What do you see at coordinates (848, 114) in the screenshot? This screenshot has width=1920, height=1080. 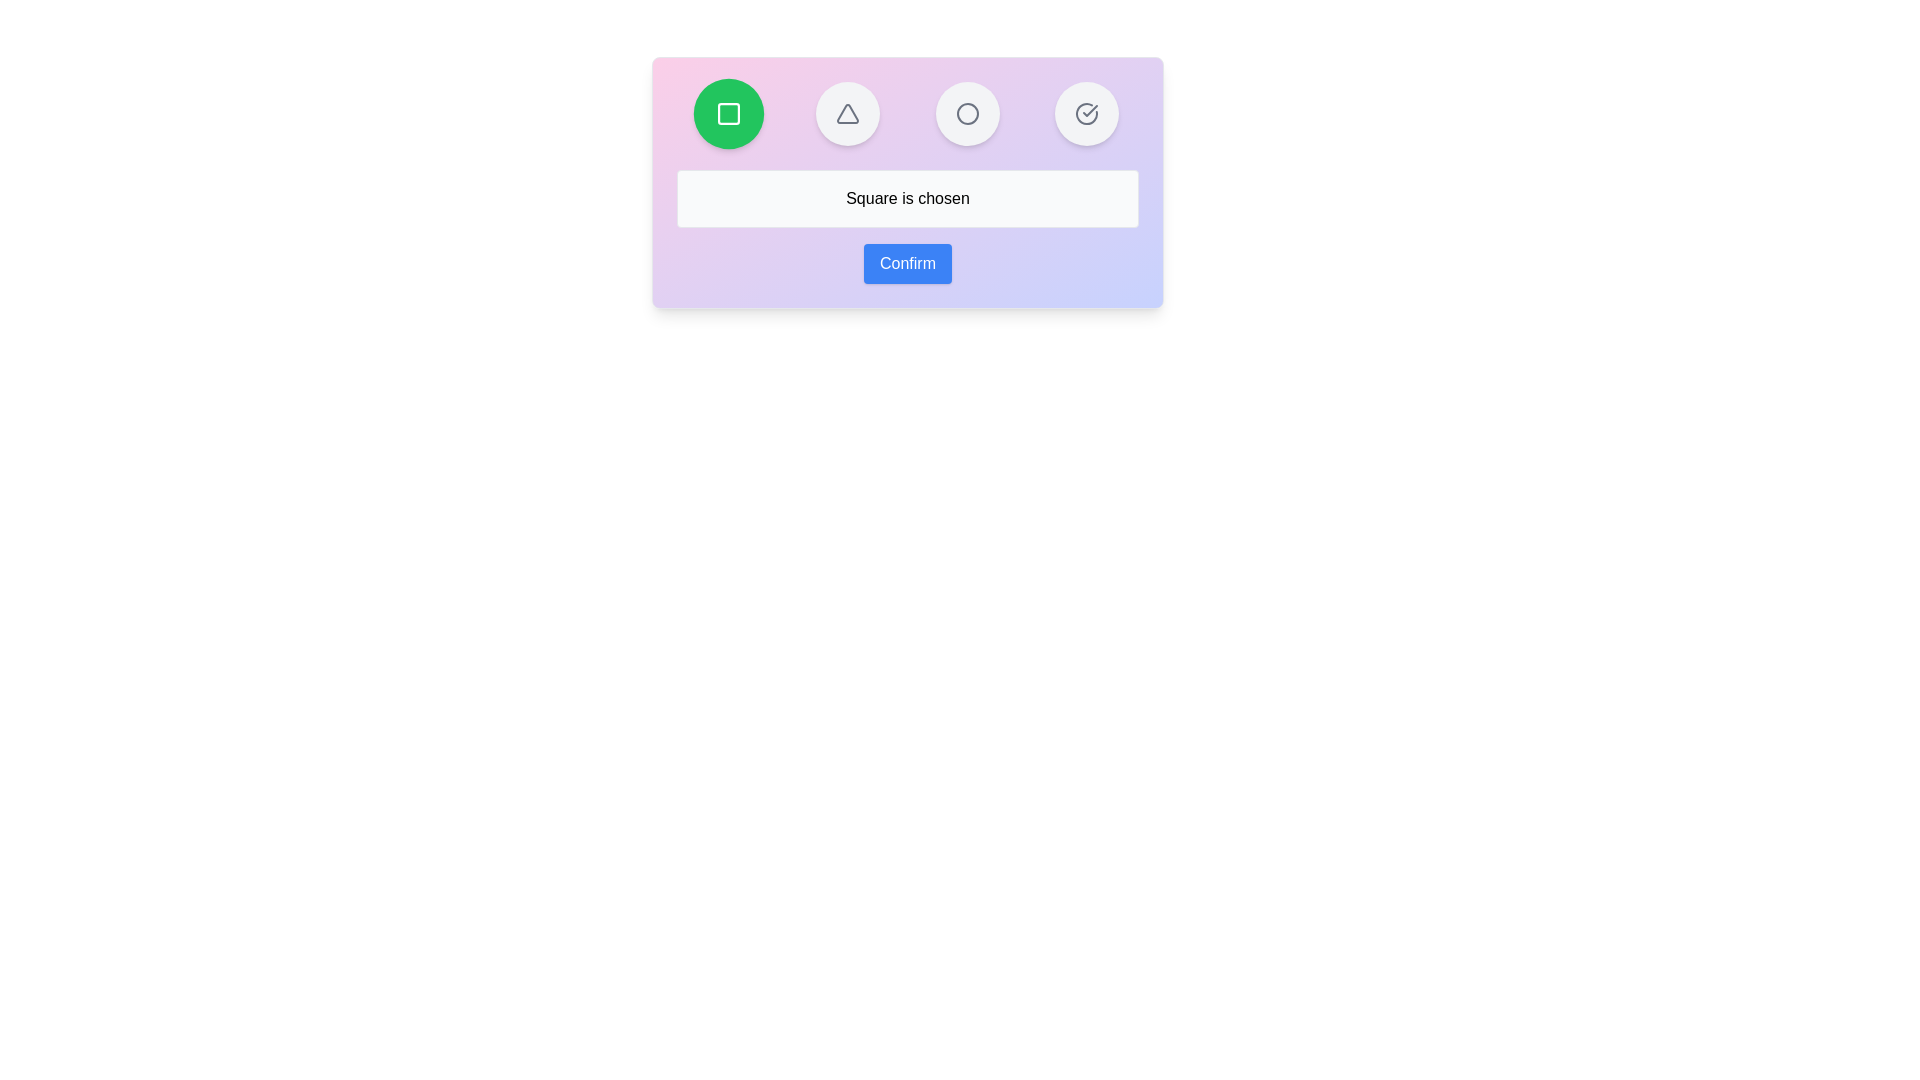 I see `the button representing the shape Triangle to select it` at bounding box center [848, 114].